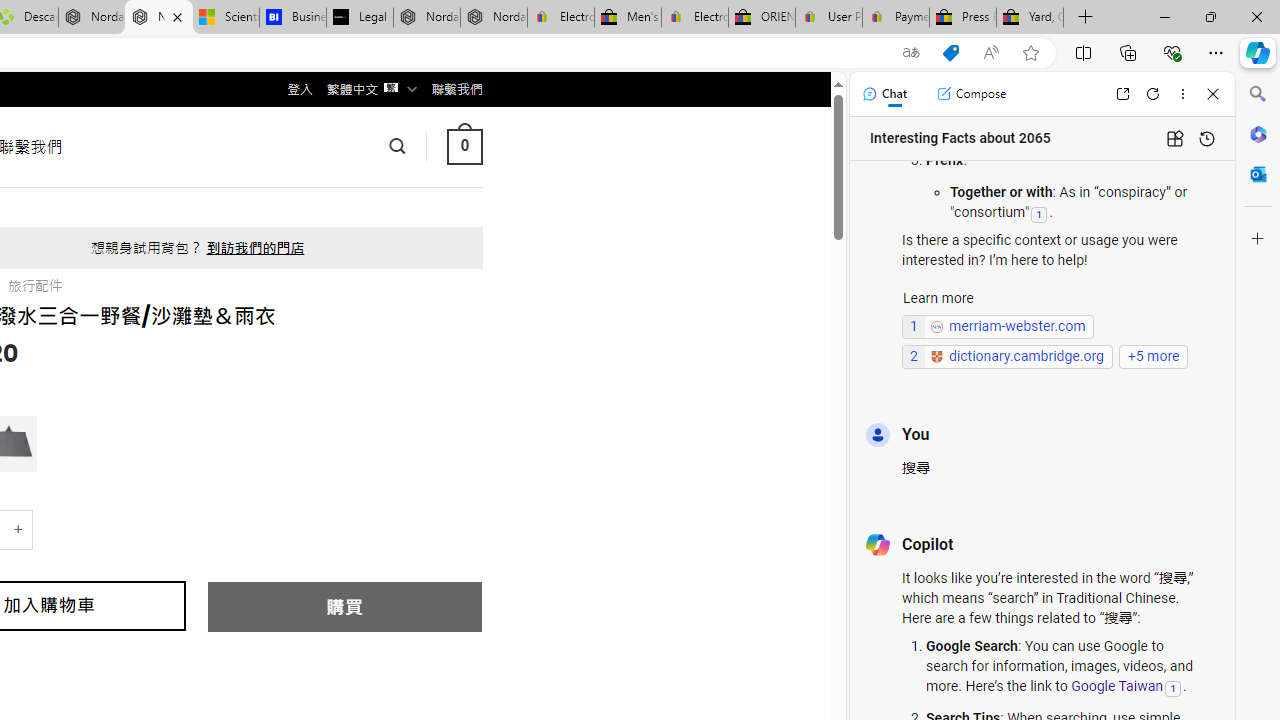 The height and width of the screenshot is (720, 1280). Describe the element at coordinates (1257, 94) in the screenshot. I see `'Minimize Search pane'` at that location.